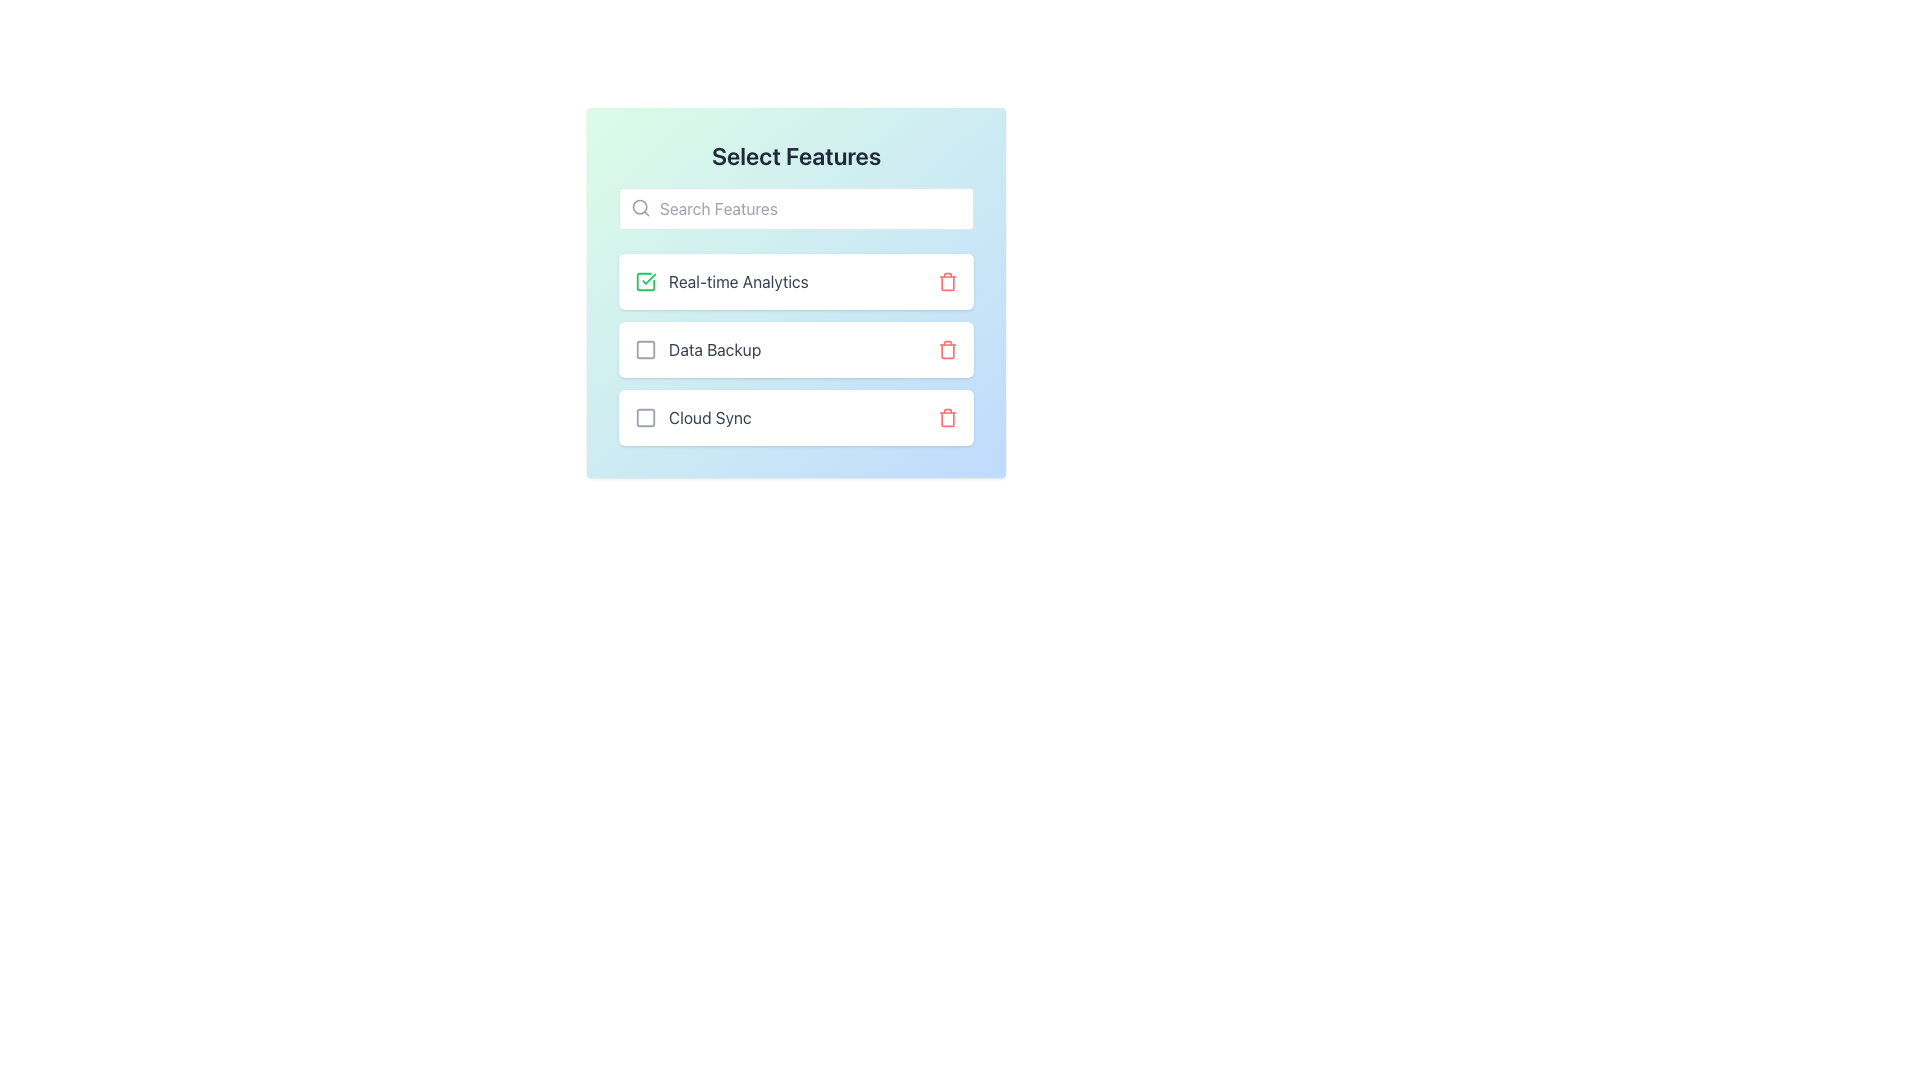 Image resolution: width=1920 pixels, height=1080 pixels. What do you see at coordinates (646, 416) in the screenshot?
I see `the checkbox or selector icon` at bounding box center [646, 416].